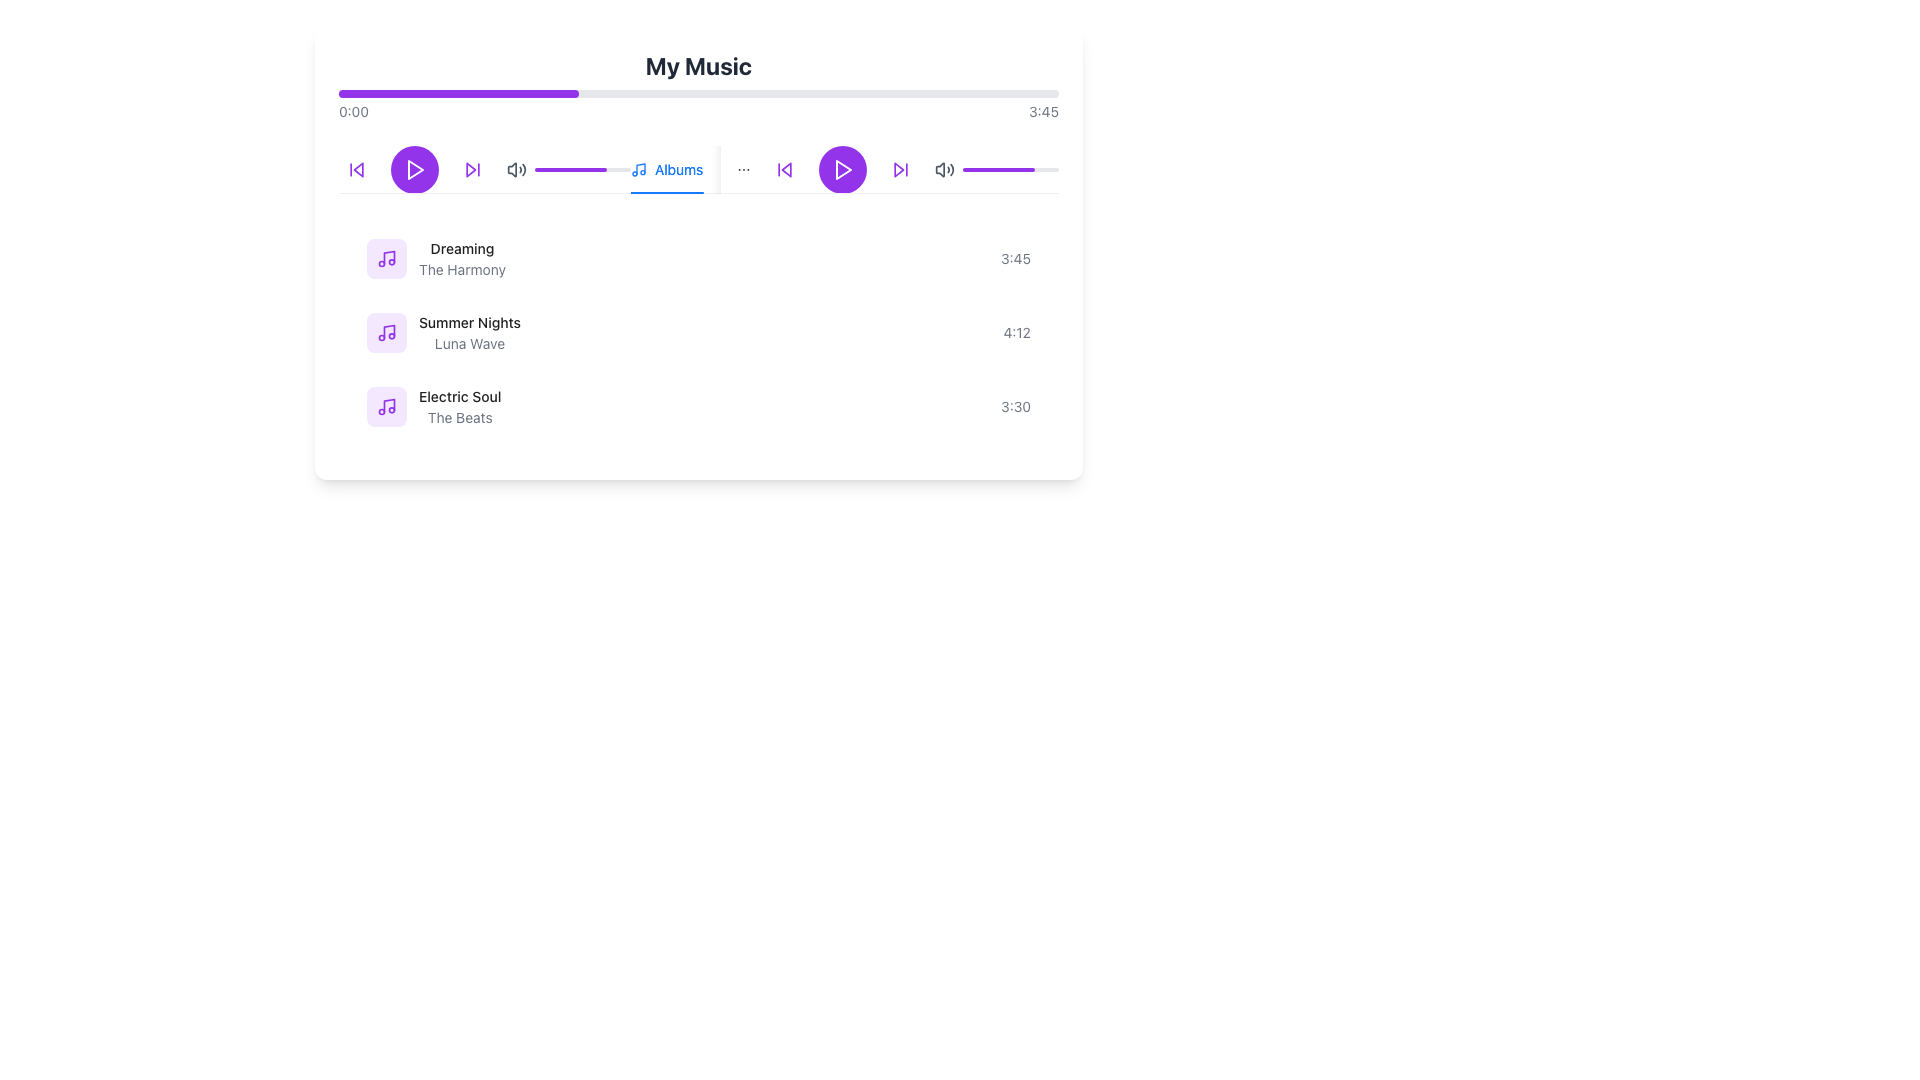 The height and width of the screenshot is (1080, 1920). I want to click on the active 'Albums' navigation tab, which is located, so click(667, 168).